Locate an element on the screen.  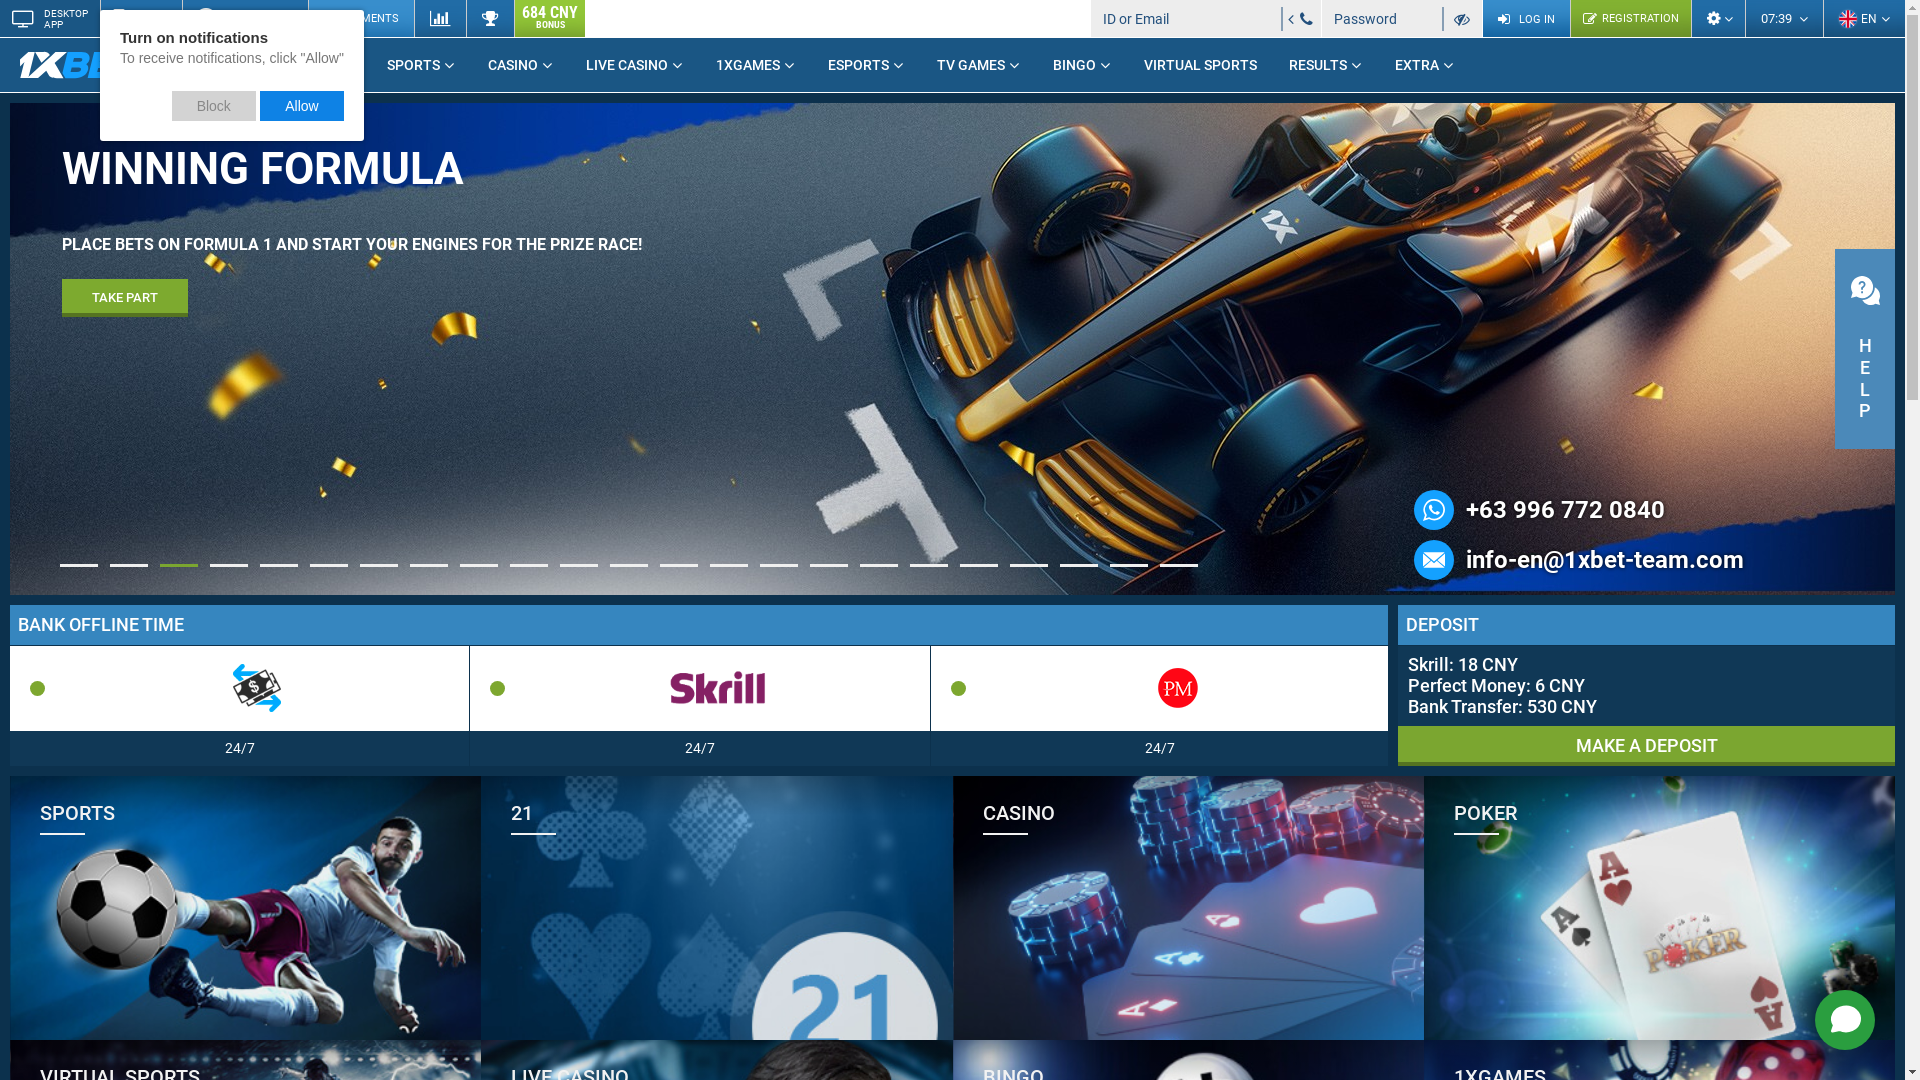
'info-en@1xbet-team.com' is located at coordinates (1604, 559).